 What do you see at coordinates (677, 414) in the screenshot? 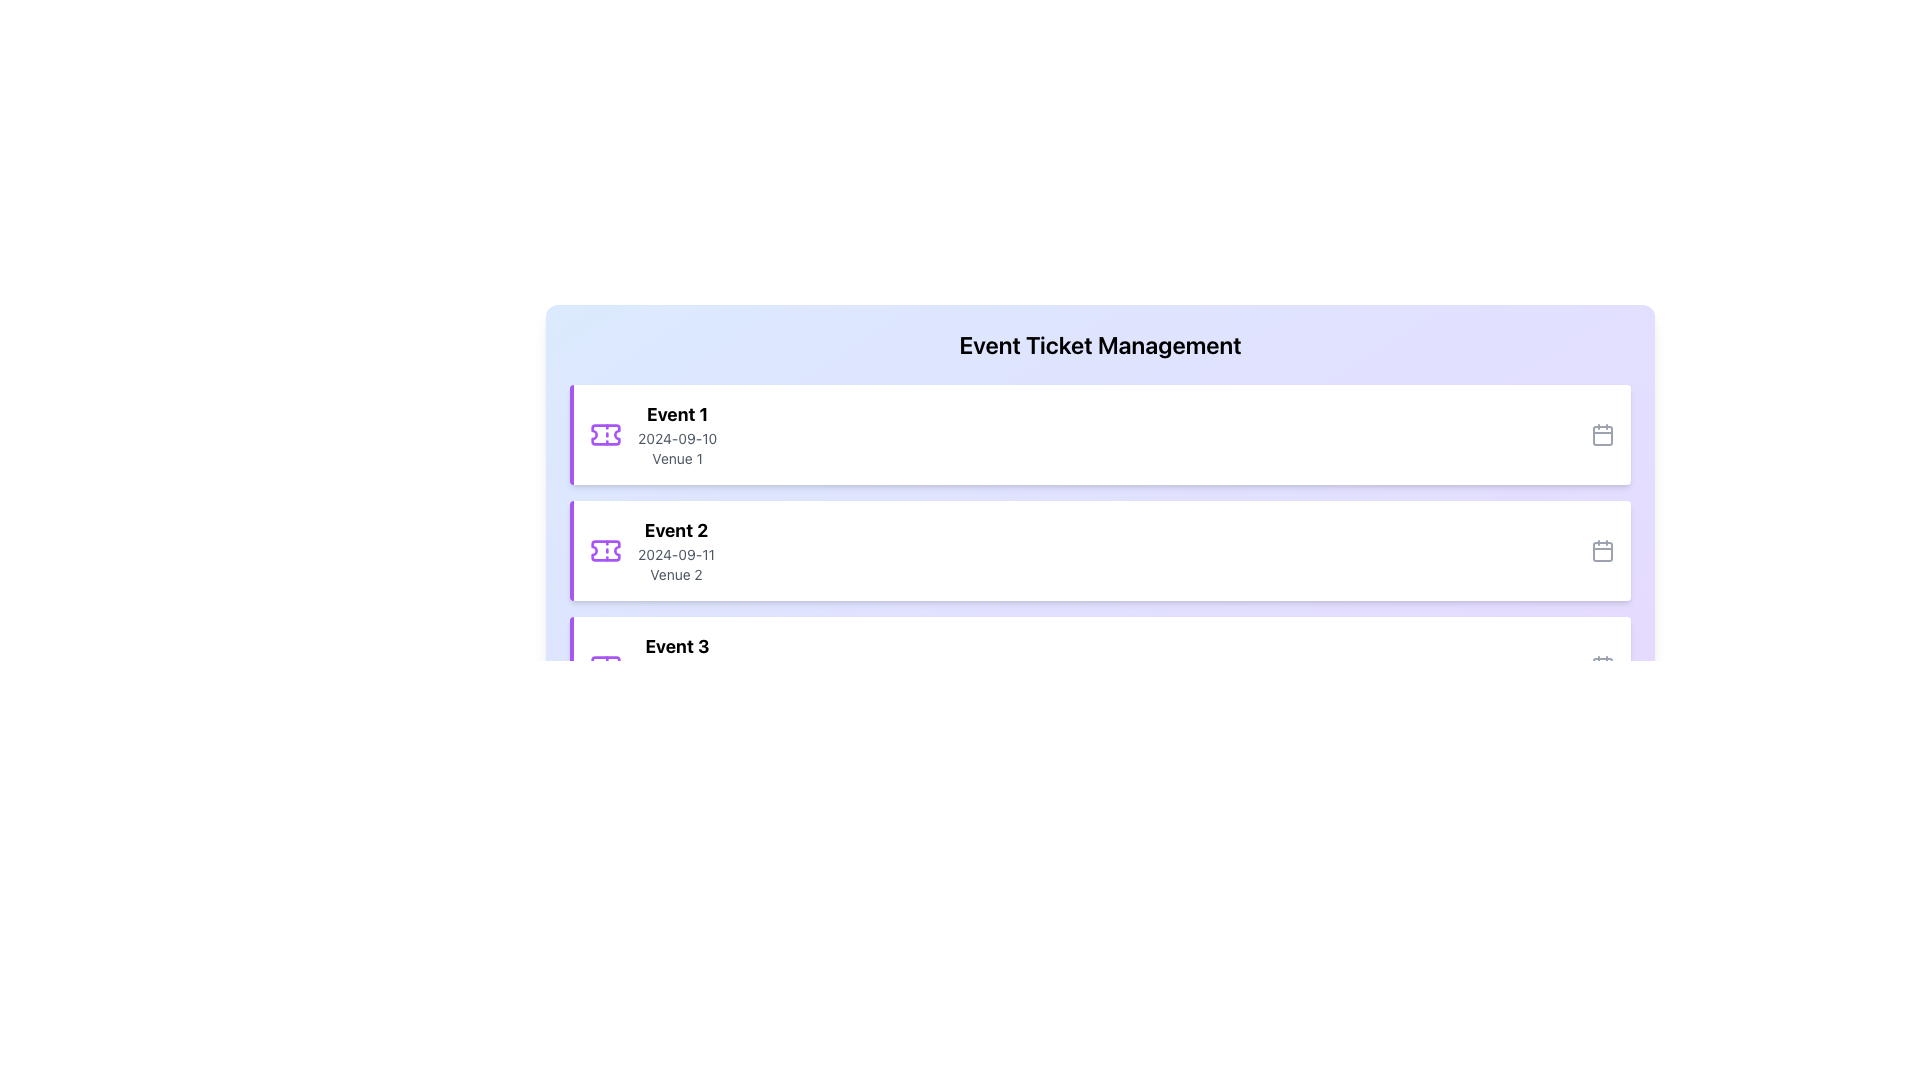
I see `the text element displaying 'Event 1' in bold and large font to select it` at bounding box center [677, 414].